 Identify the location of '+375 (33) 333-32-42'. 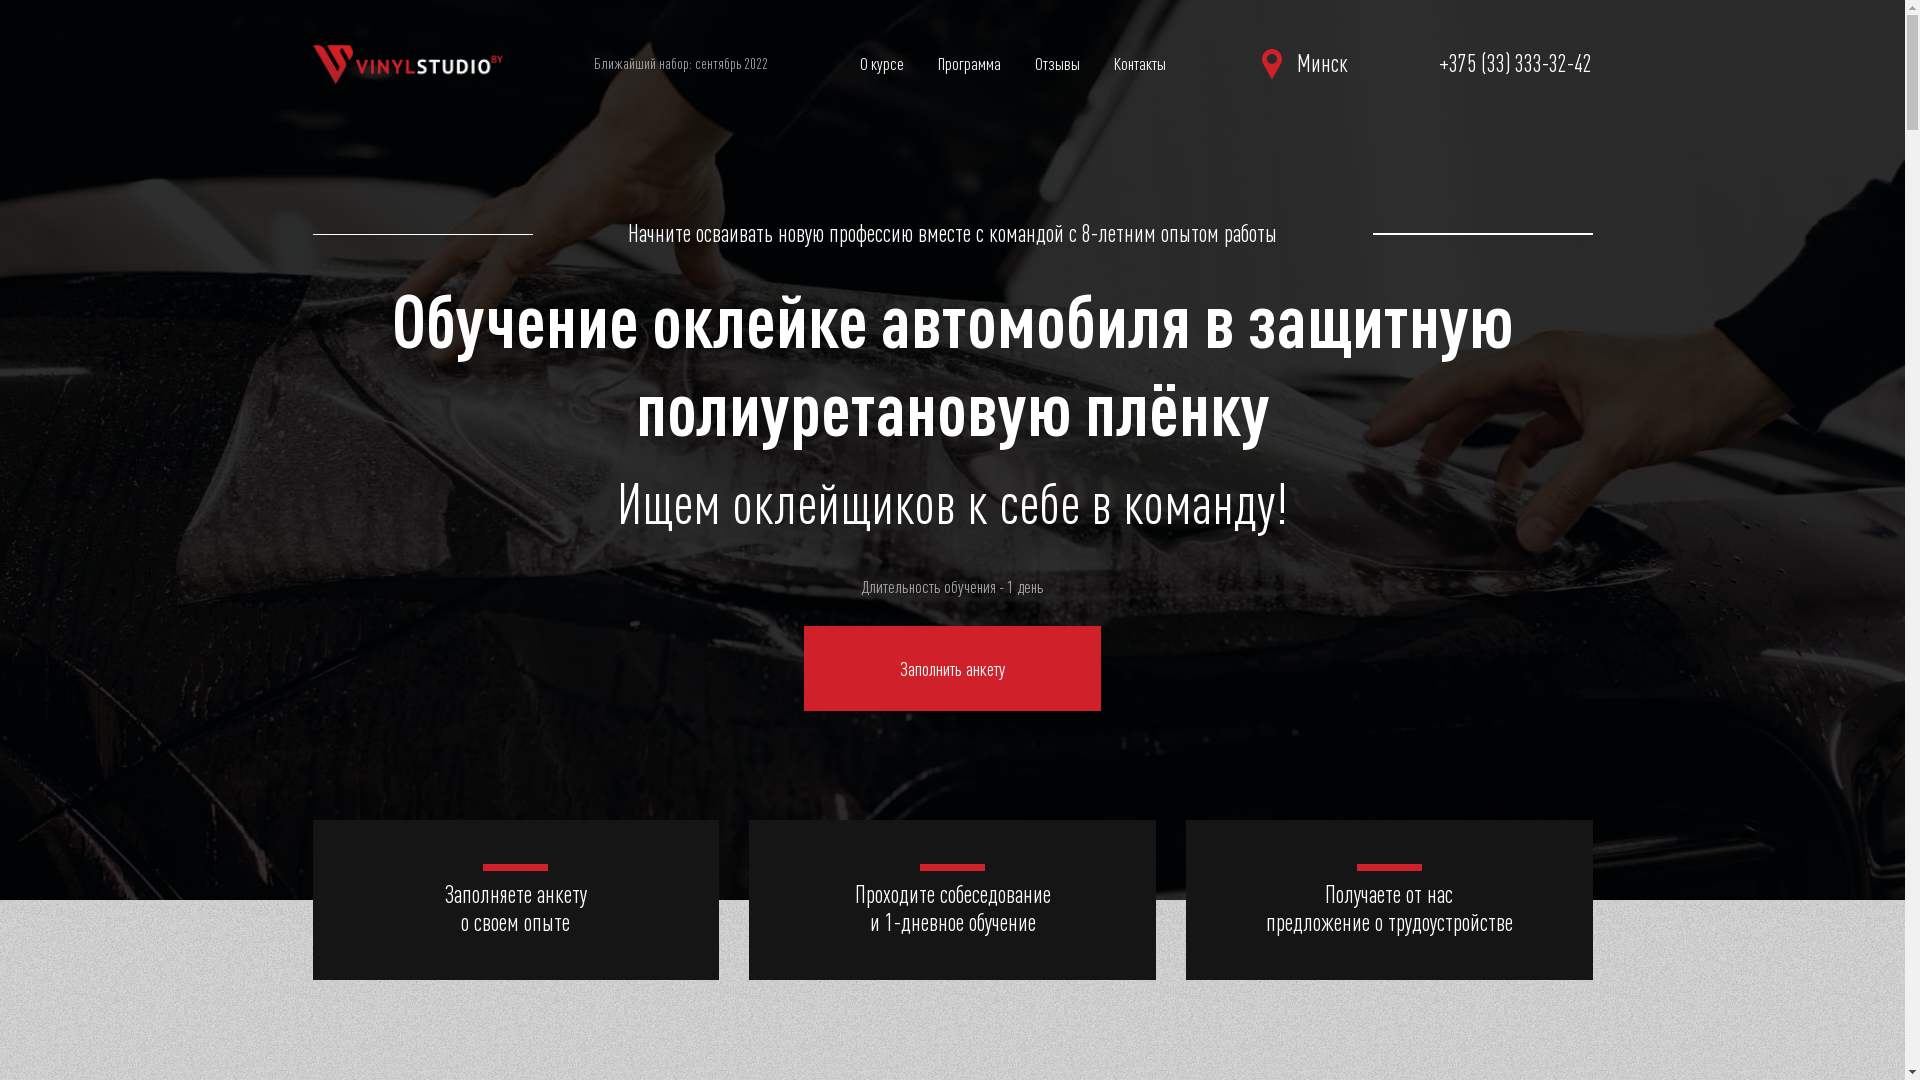
(1515, 63).